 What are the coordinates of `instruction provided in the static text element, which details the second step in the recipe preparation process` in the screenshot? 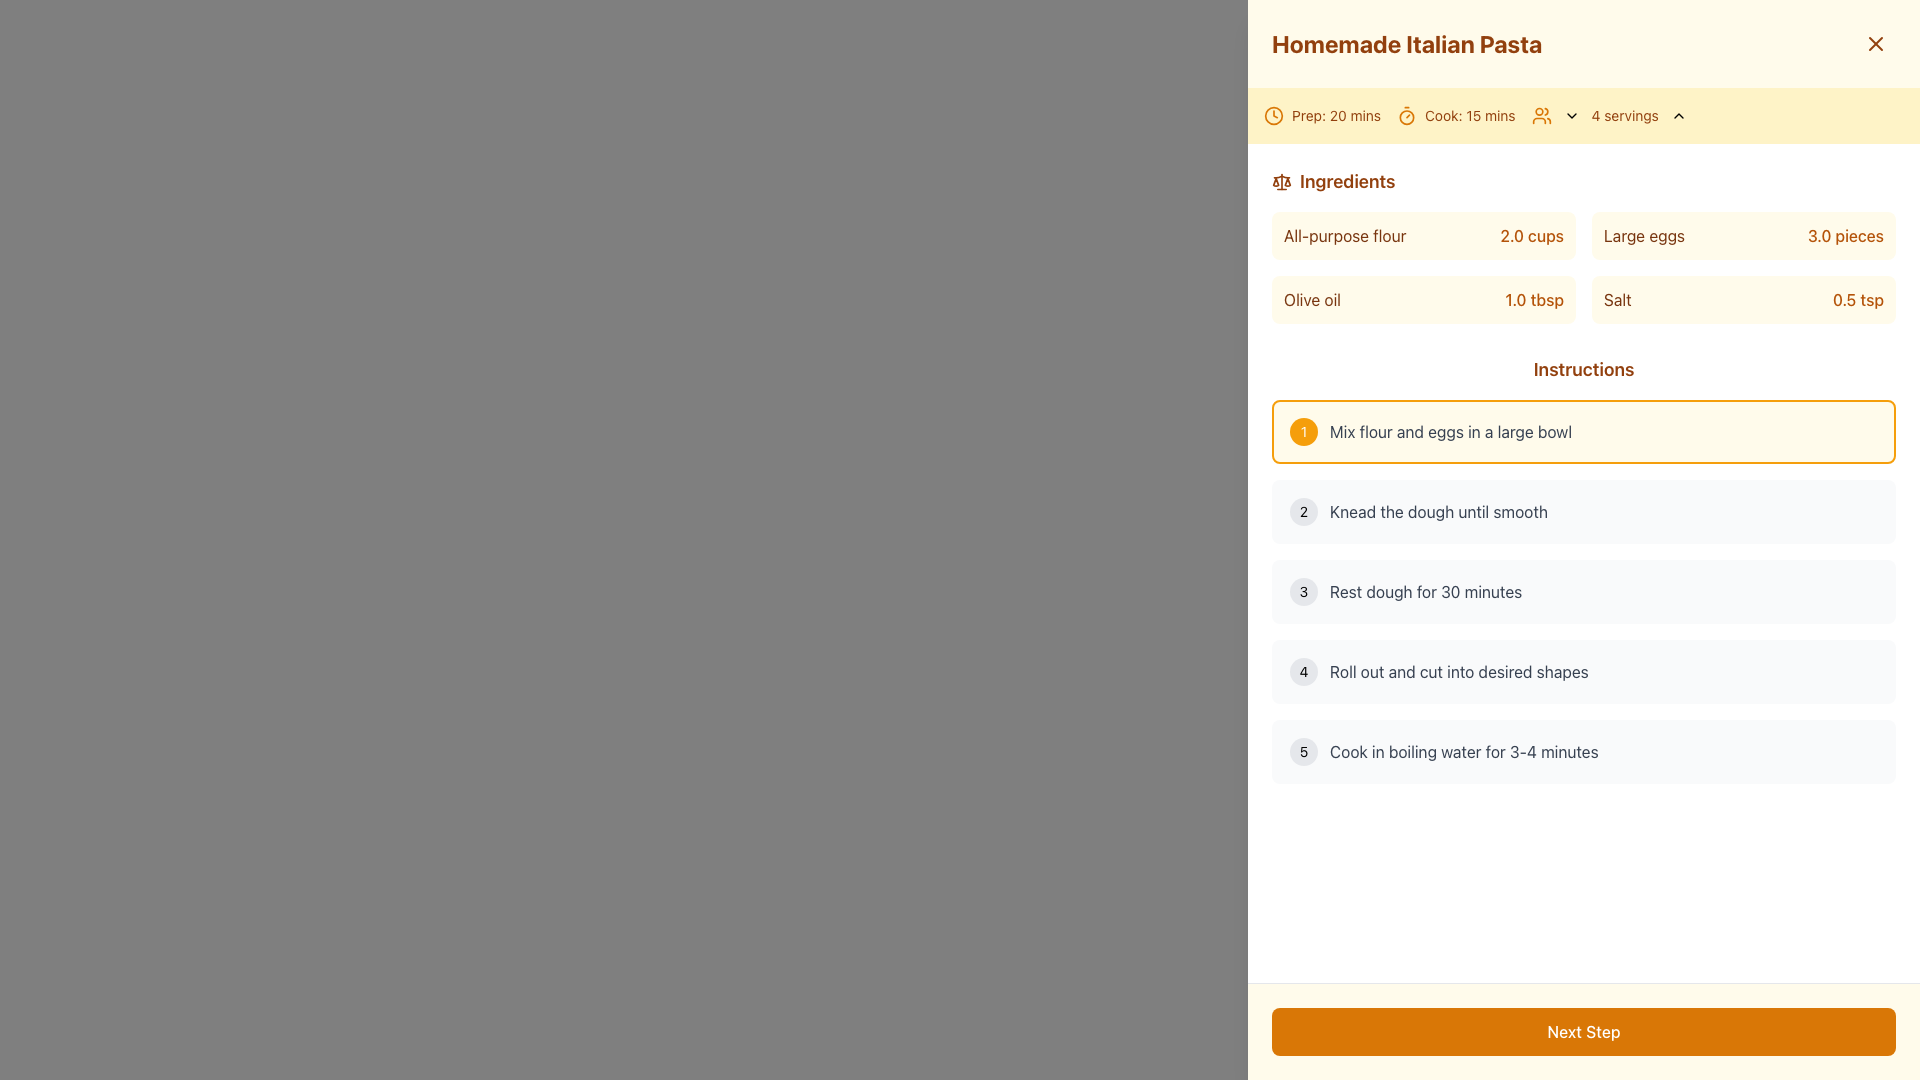 It's located at (1438, 511).